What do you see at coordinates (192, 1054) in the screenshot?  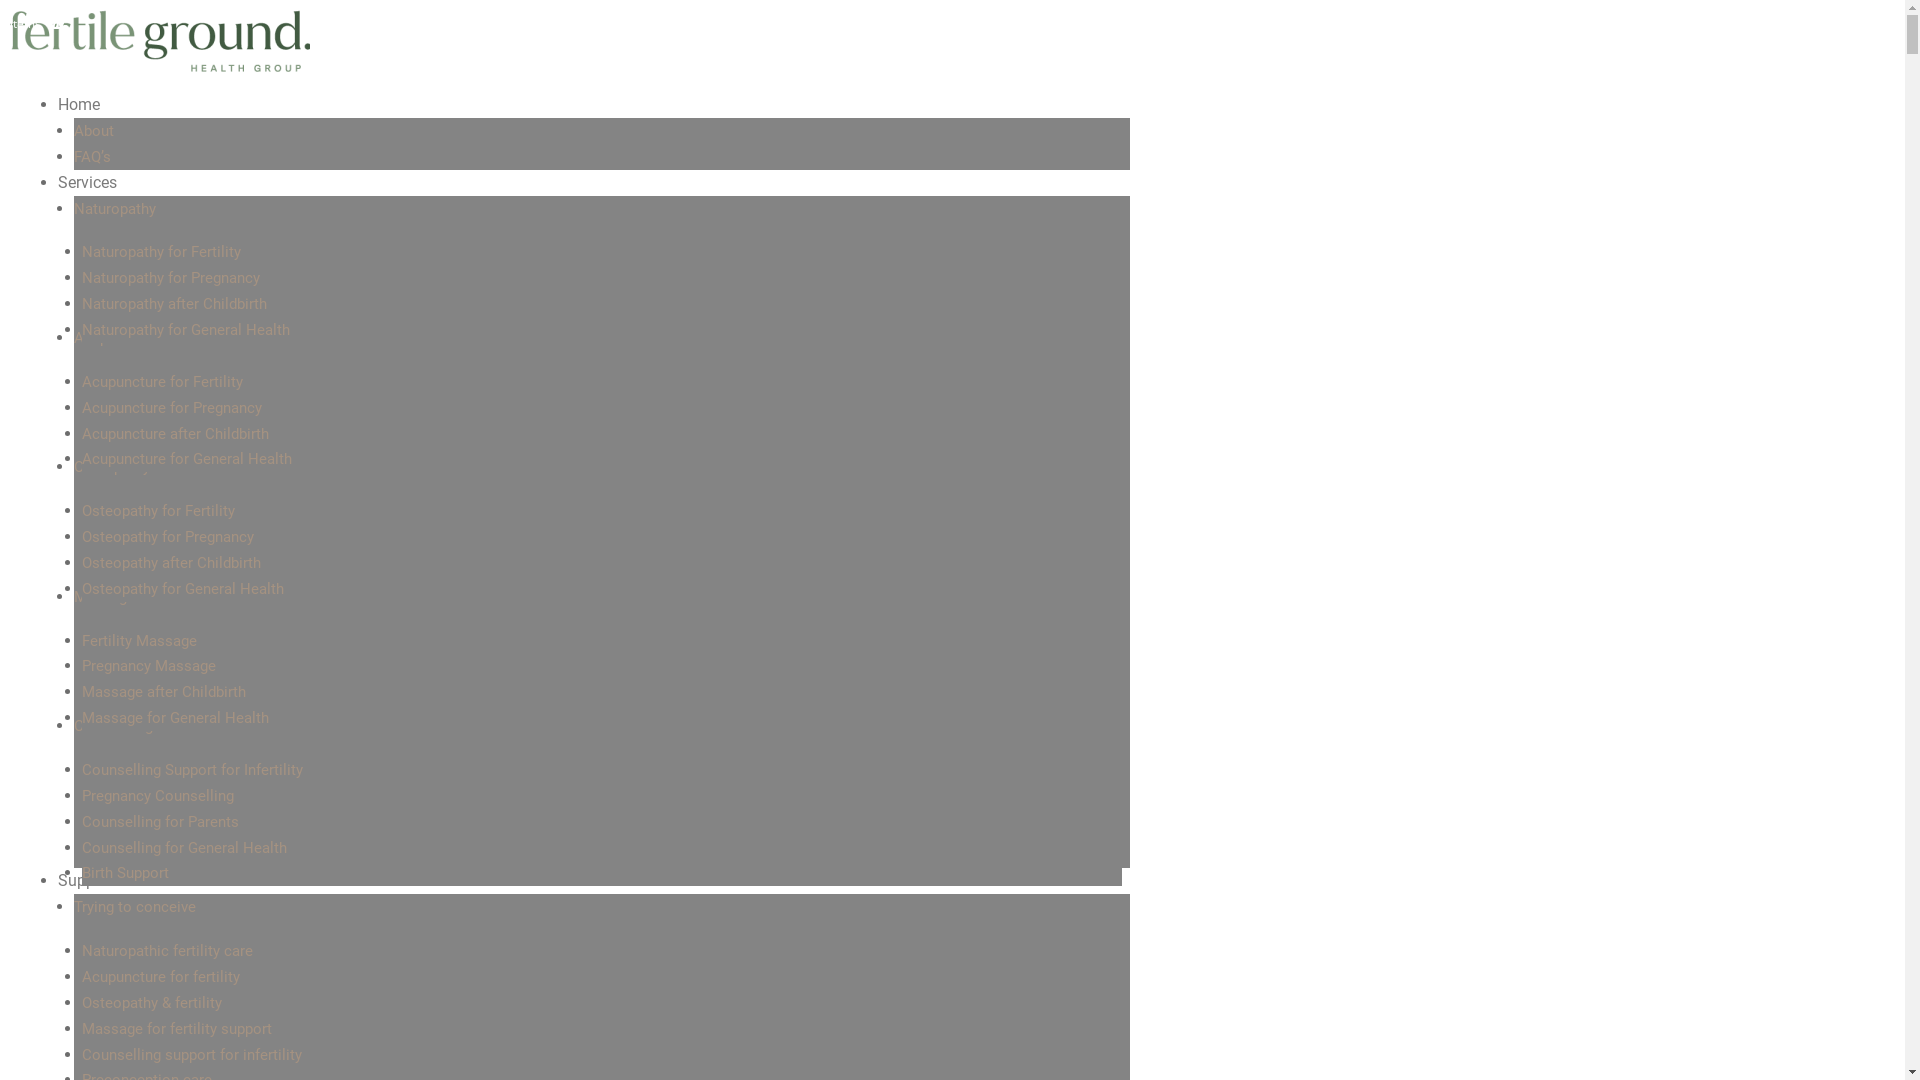 I see `'Counselling support for infertility'` at bounding box center [192, 1054].